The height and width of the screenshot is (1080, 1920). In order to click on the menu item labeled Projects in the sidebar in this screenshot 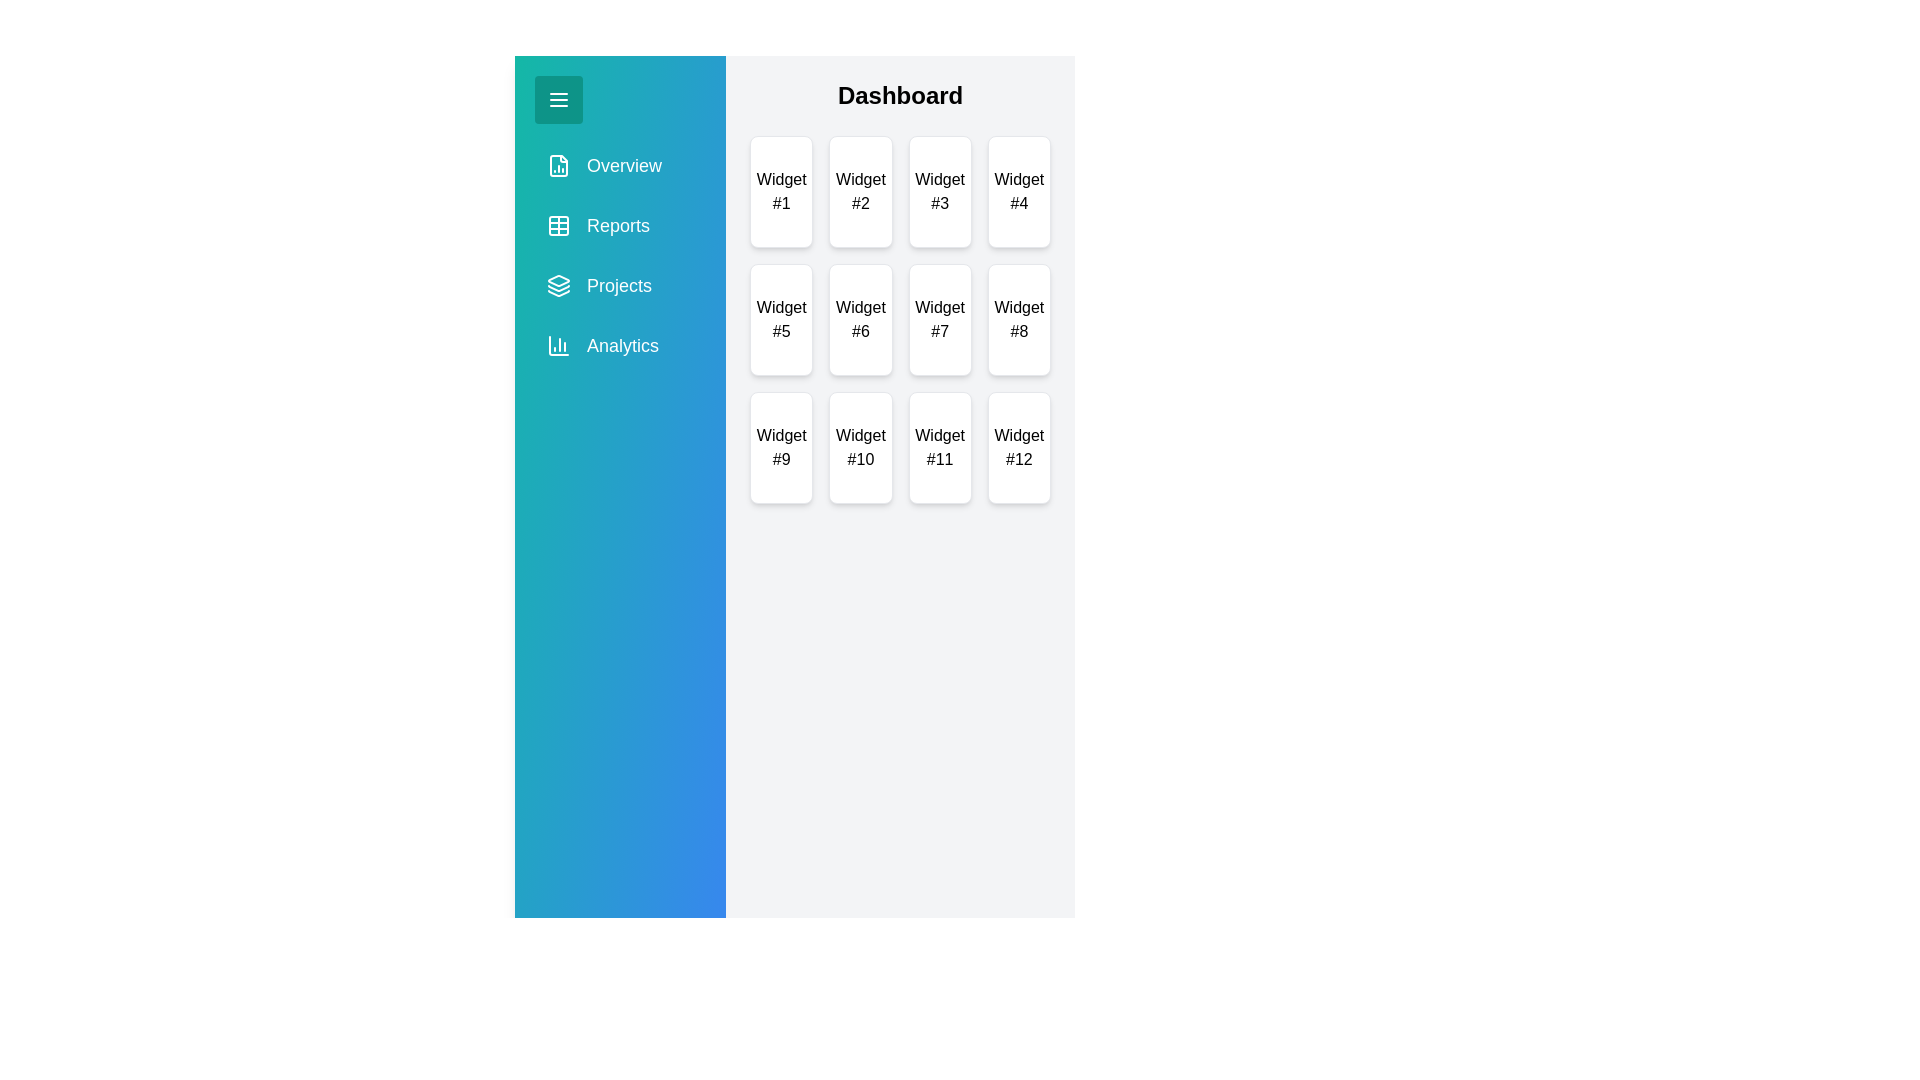, I will do `click(618, 285)`.